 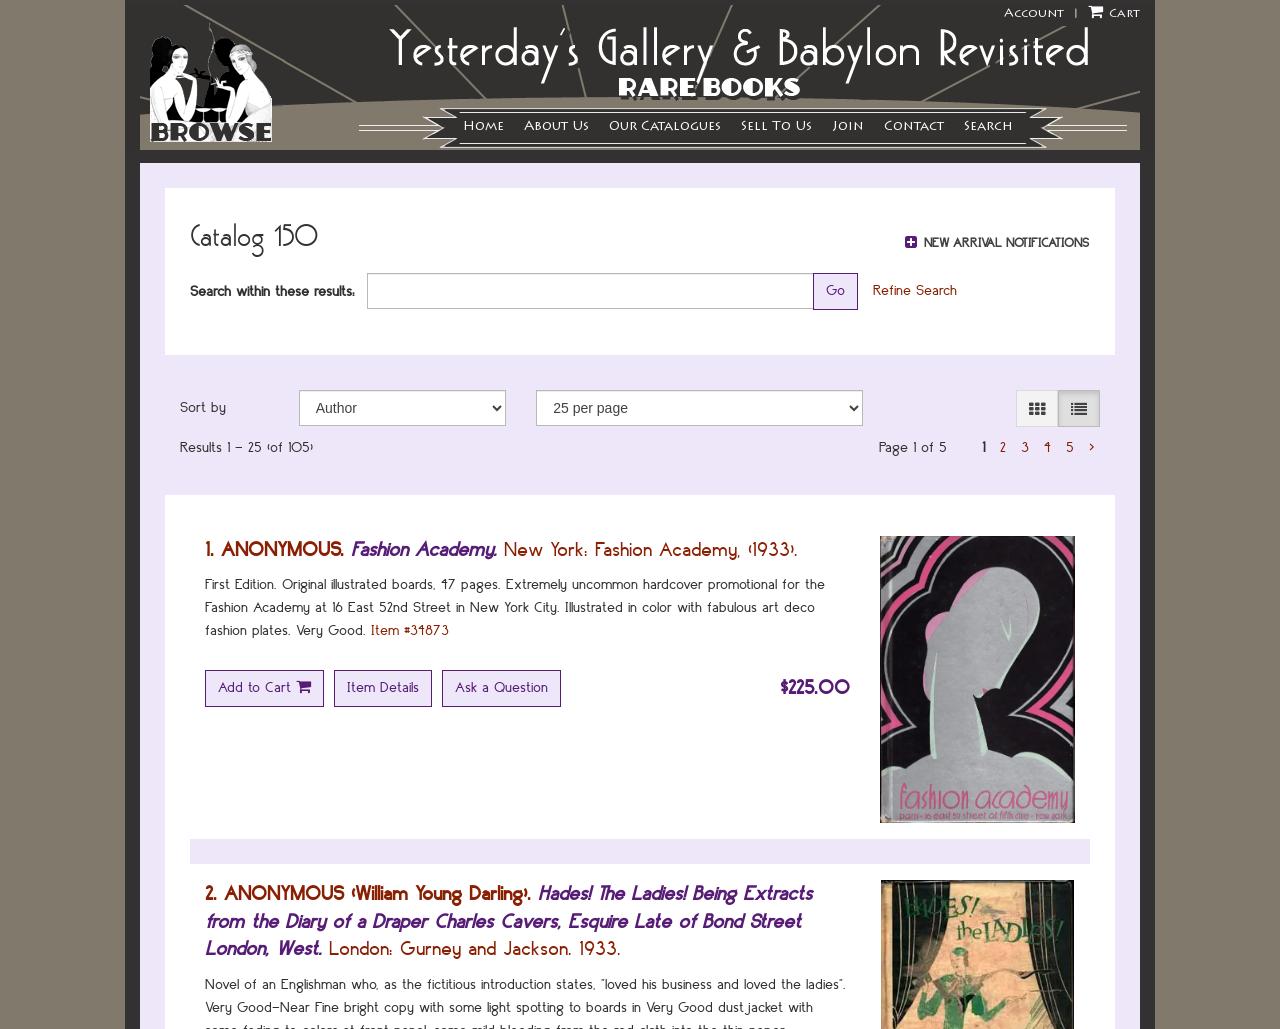 I want to click on 'Fashion Academy.', so click(x=423, y=547).